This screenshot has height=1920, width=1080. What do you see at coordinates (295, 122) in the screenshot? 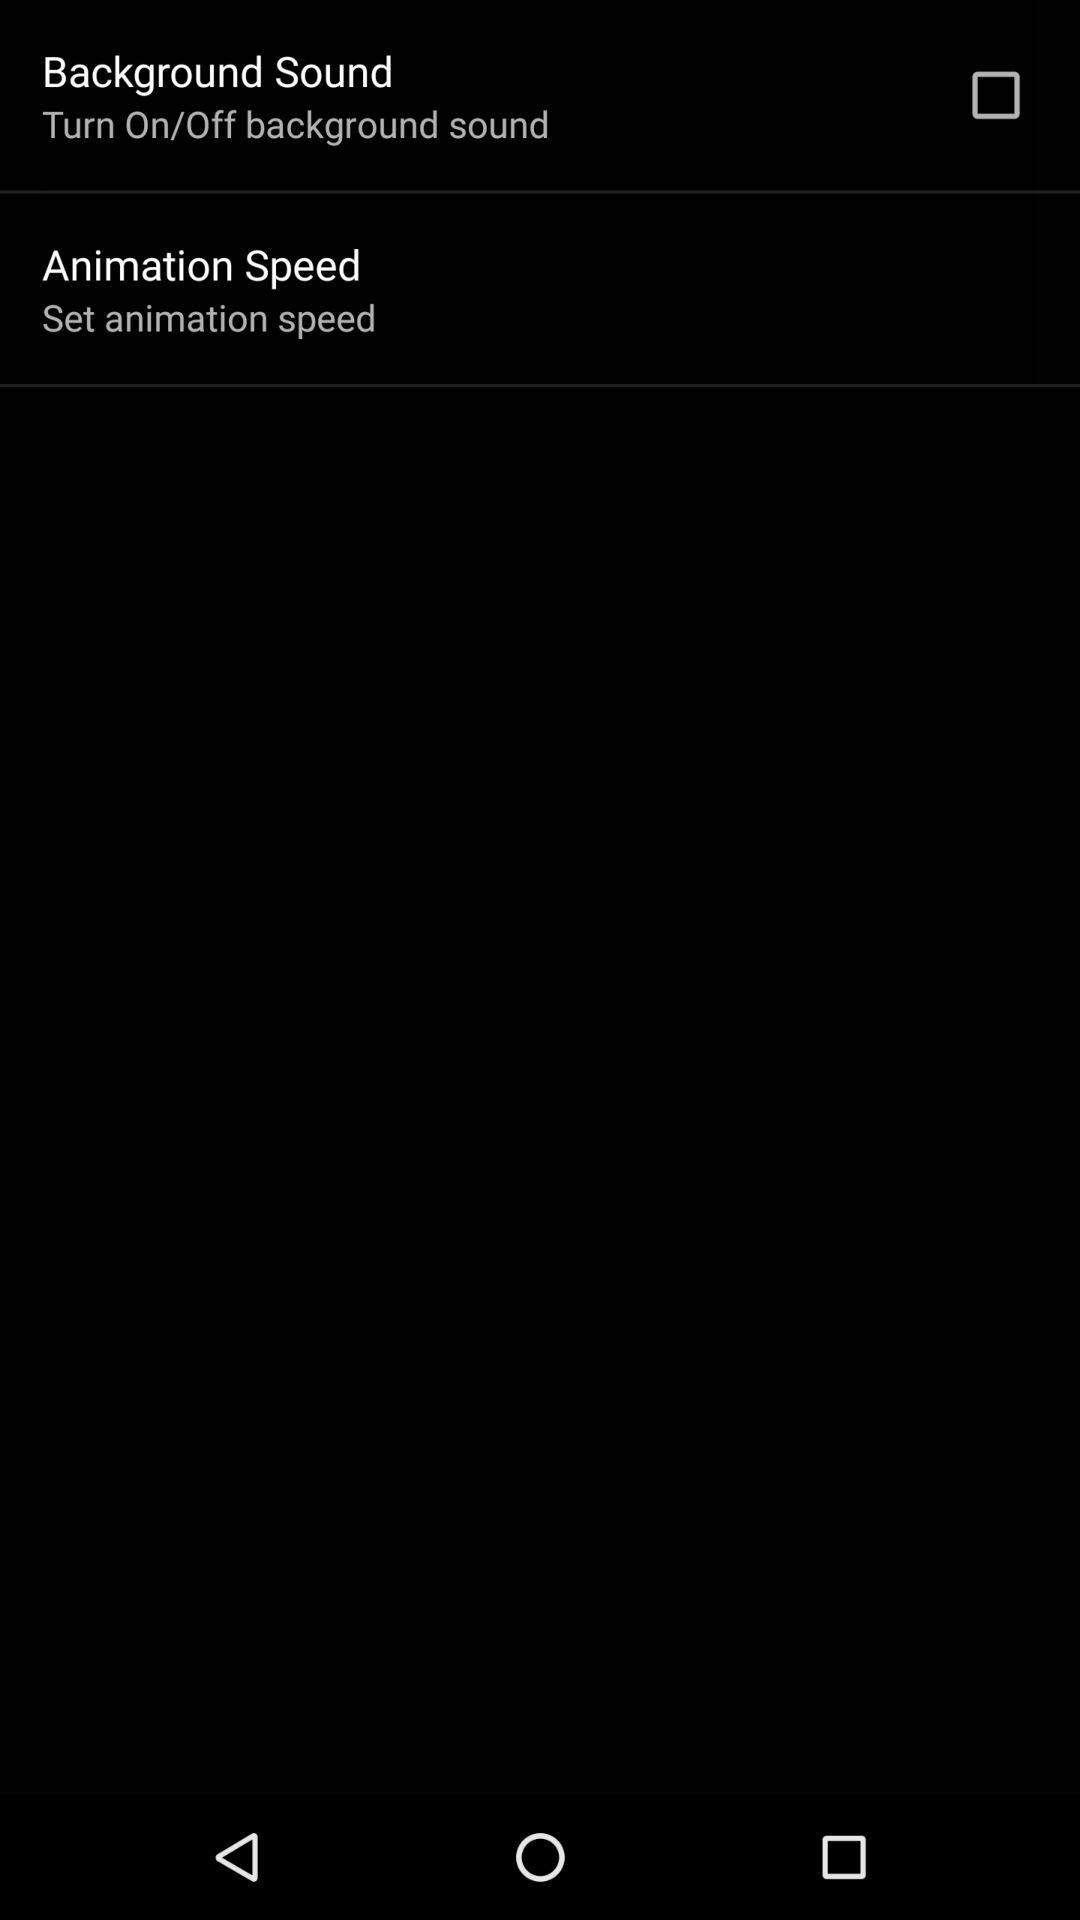
I see `turn on off icon` at bounding box center [295, 122].